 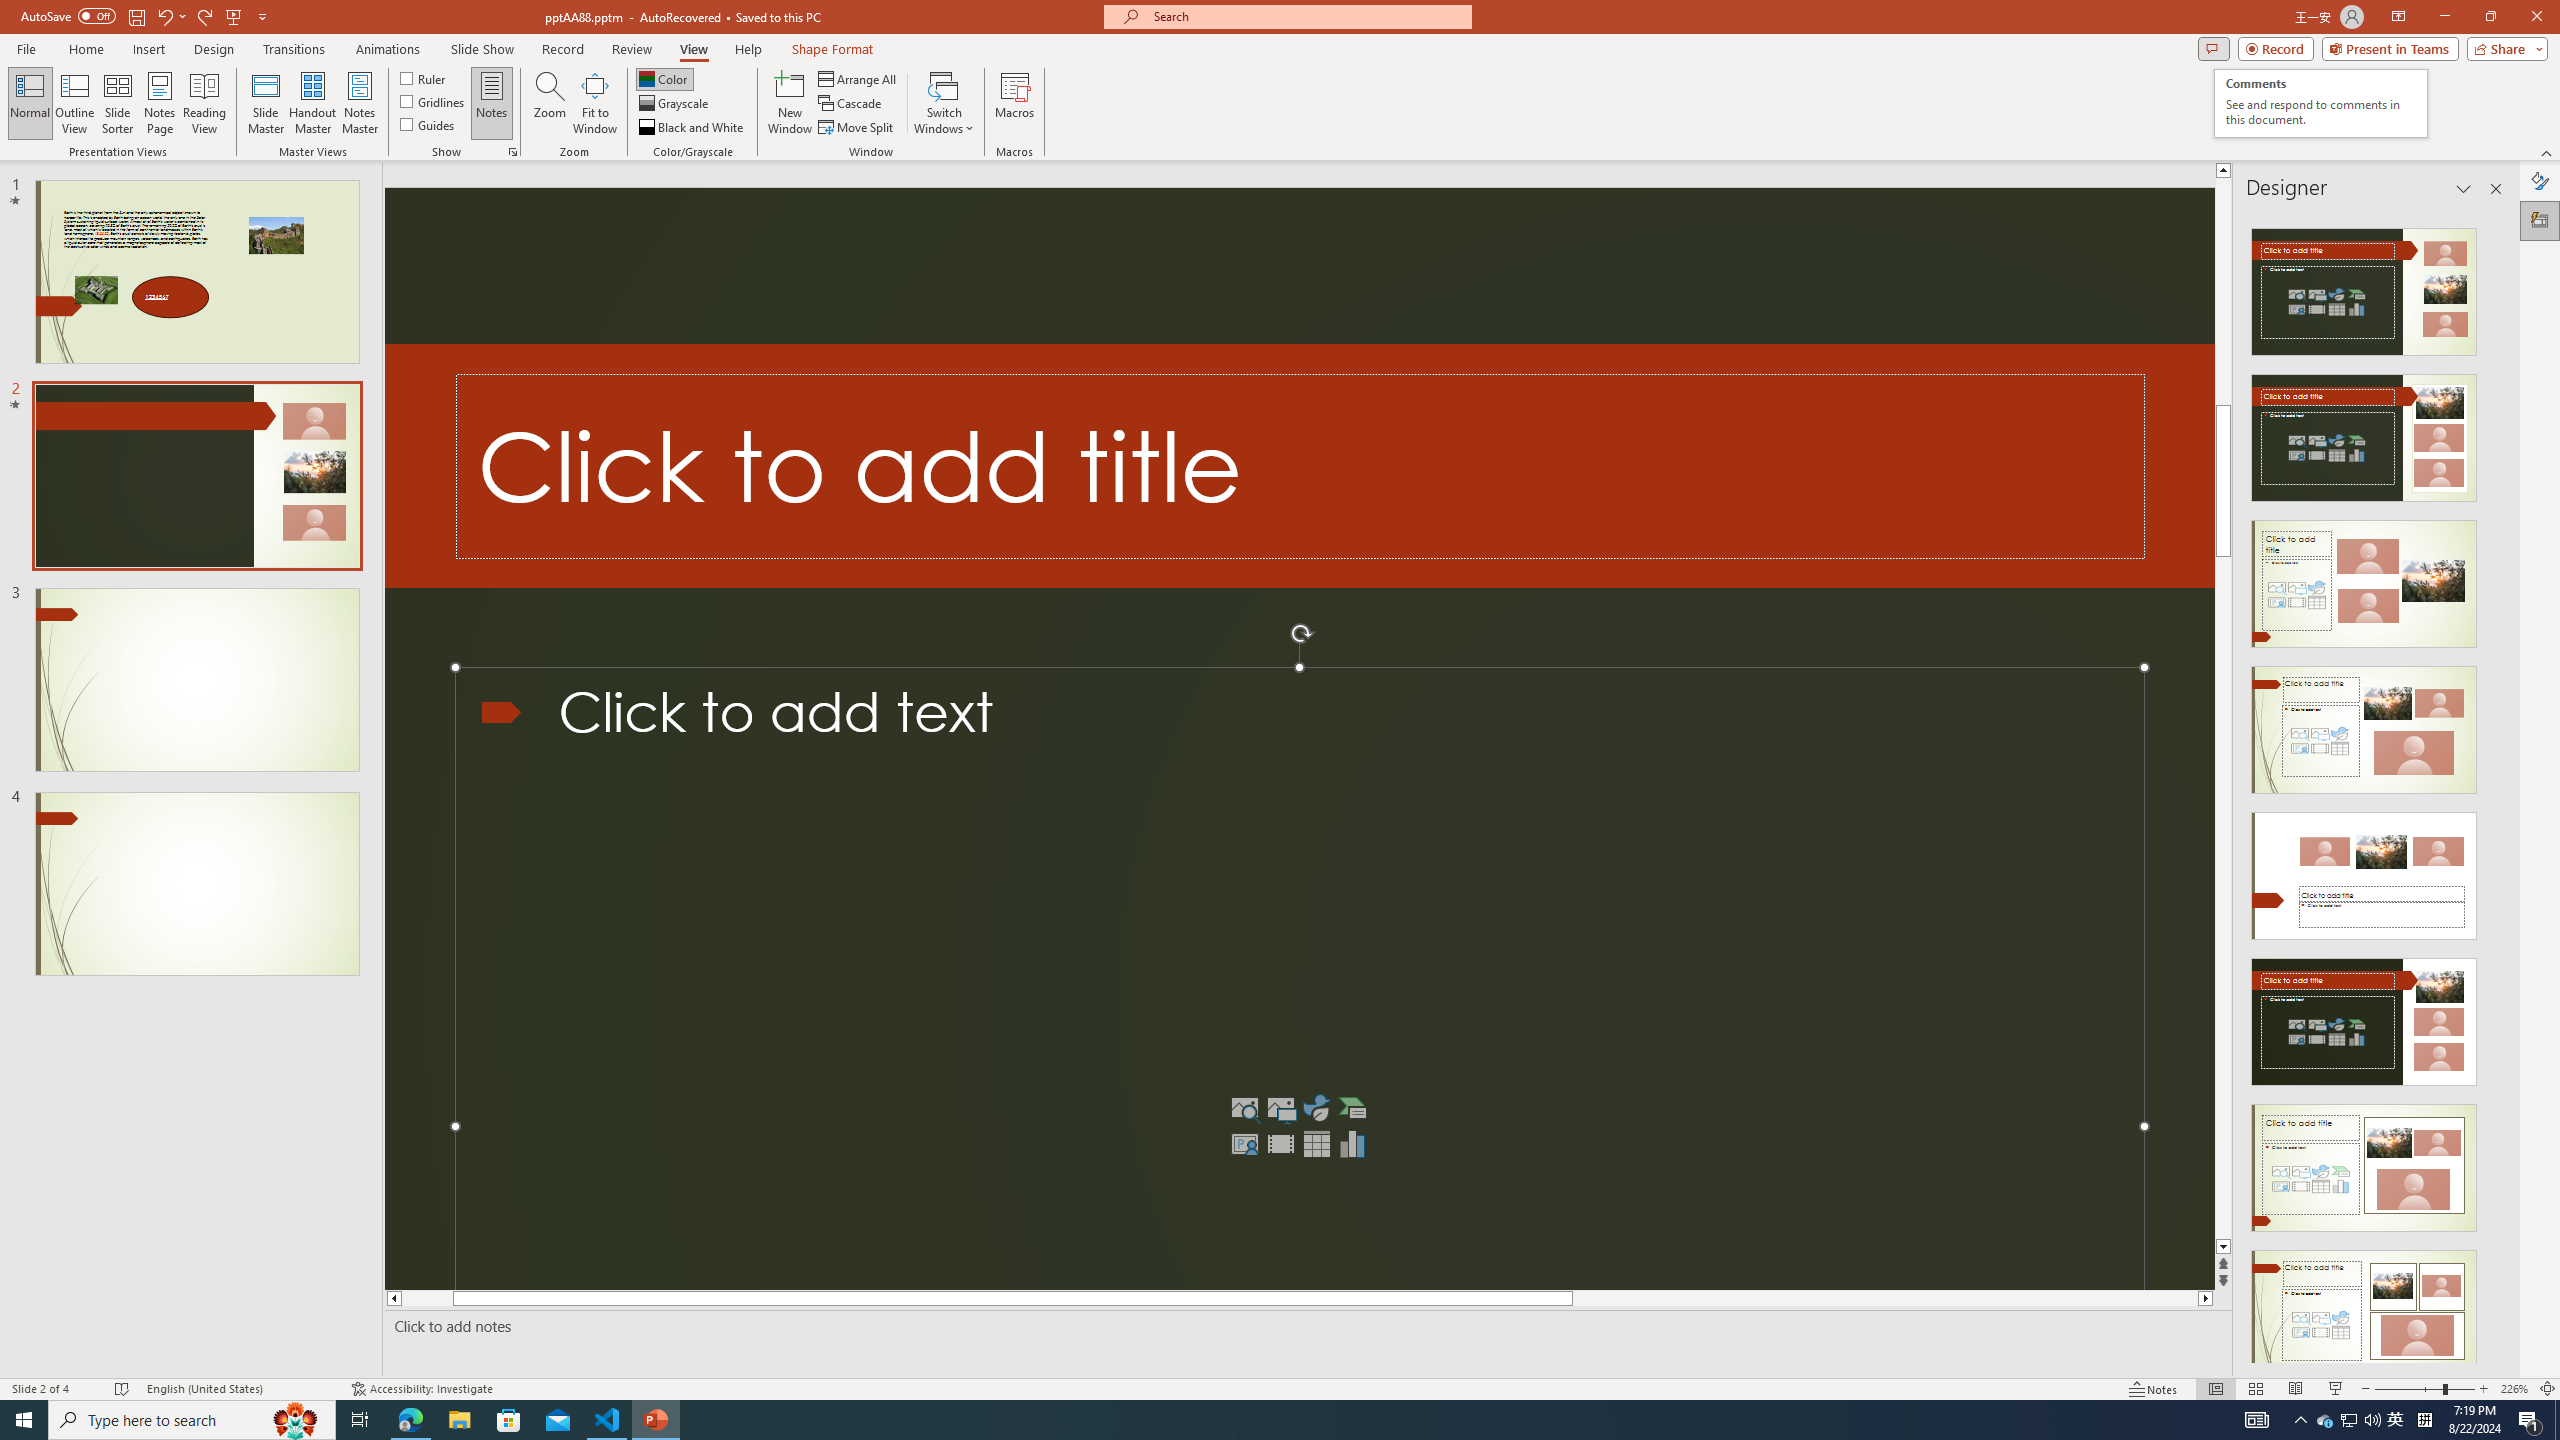 I want to click on 'Handout Master', so click(x=311, y=103).